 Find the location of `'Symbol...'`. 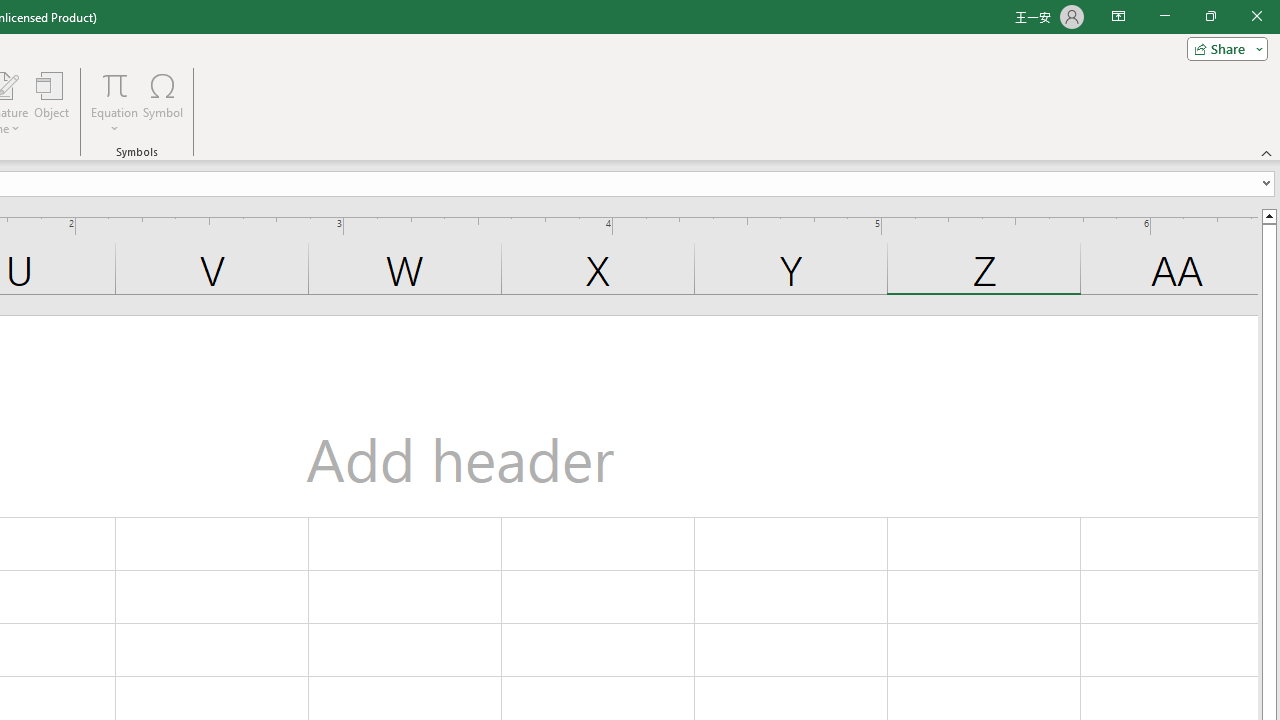

'Symbol...' is located at coordinates (163, 103).